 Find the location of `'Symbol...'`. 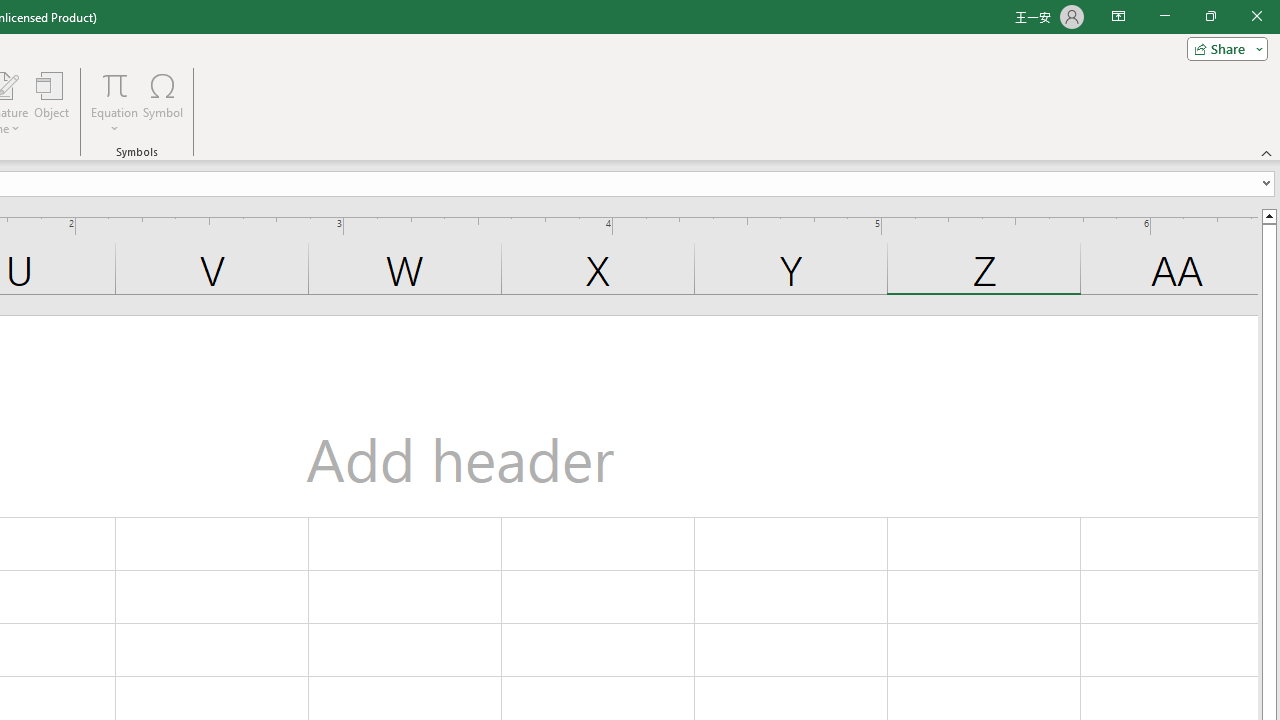

'Symbol...' is located at coordinates (163, 103).